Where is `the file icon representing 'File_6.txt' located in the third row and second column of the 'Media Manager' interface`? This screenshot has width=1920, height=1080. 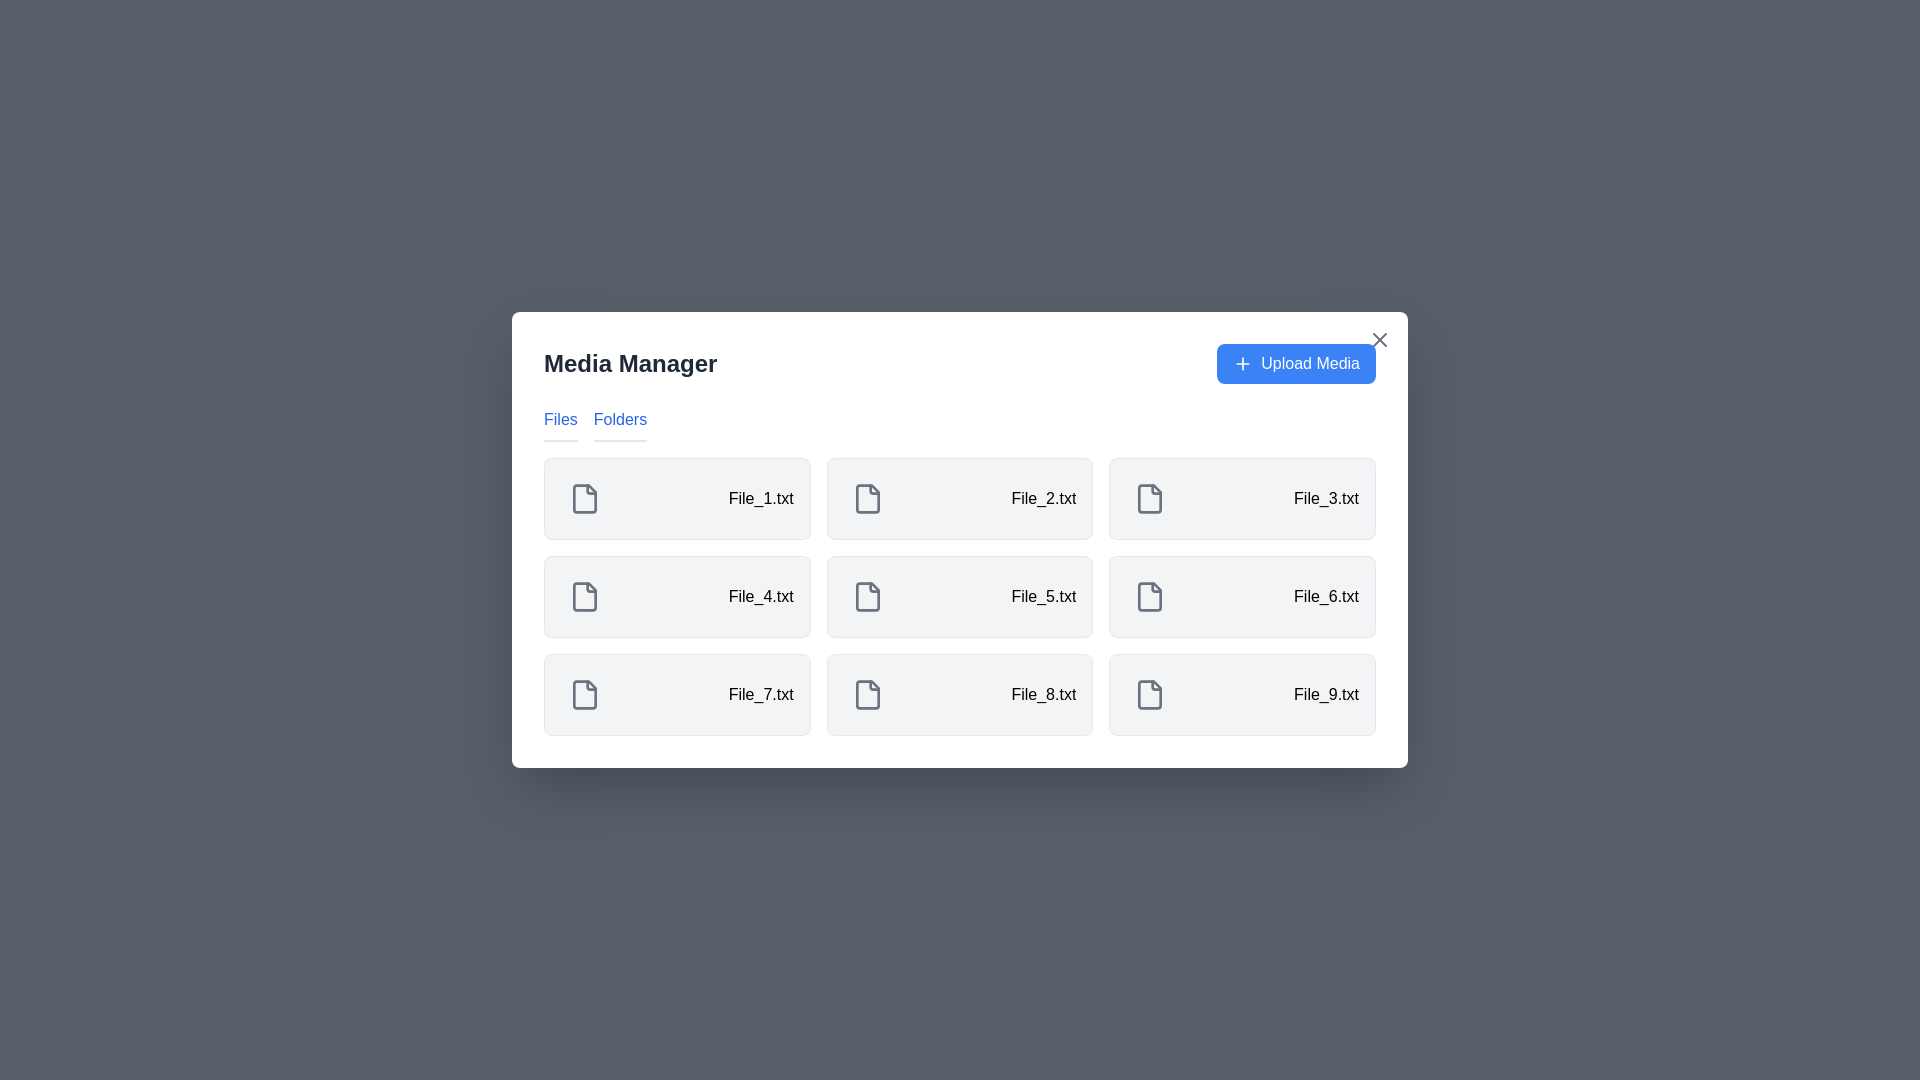
the file icon representing 'File_6.txt' located in the third row and second column of the 'Media Manager' interface is located at coordinates (1150, 596).